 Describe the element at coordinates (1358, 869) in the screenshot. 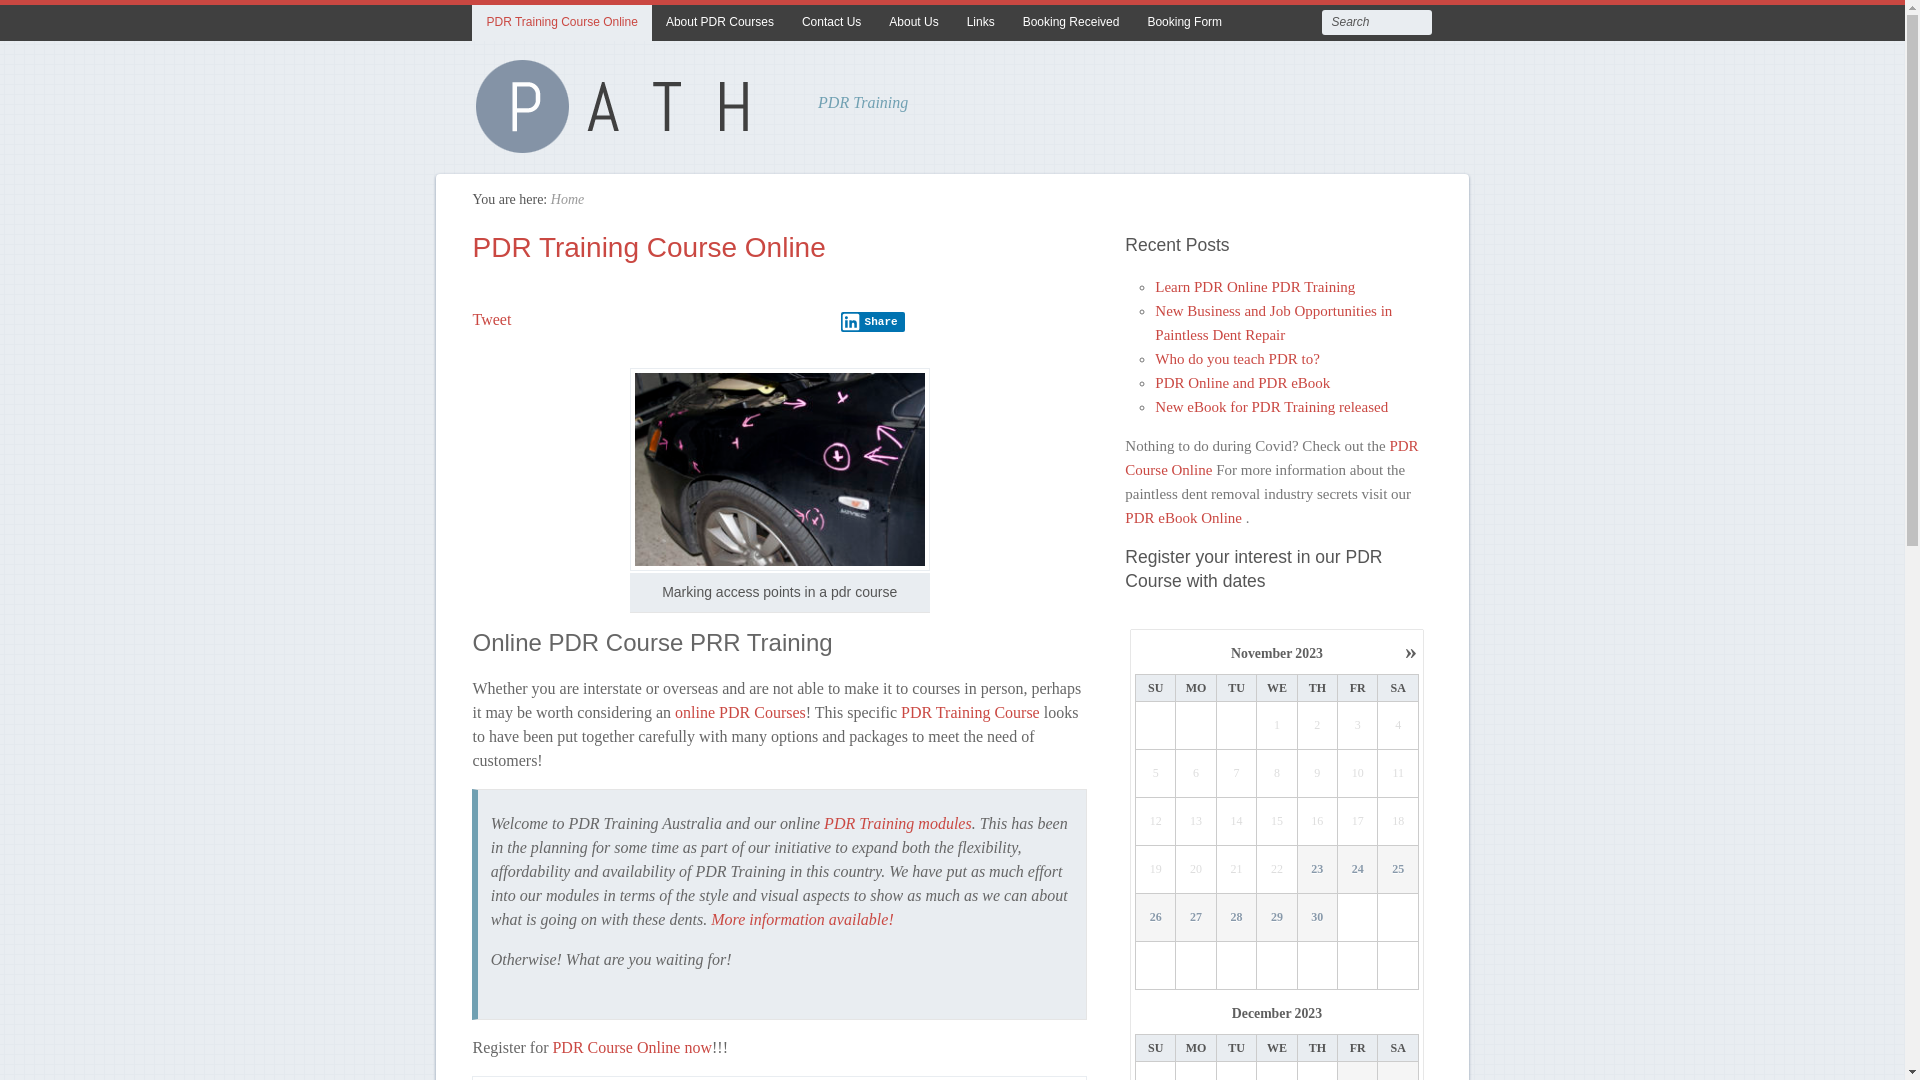

I see `'24'` at that location.